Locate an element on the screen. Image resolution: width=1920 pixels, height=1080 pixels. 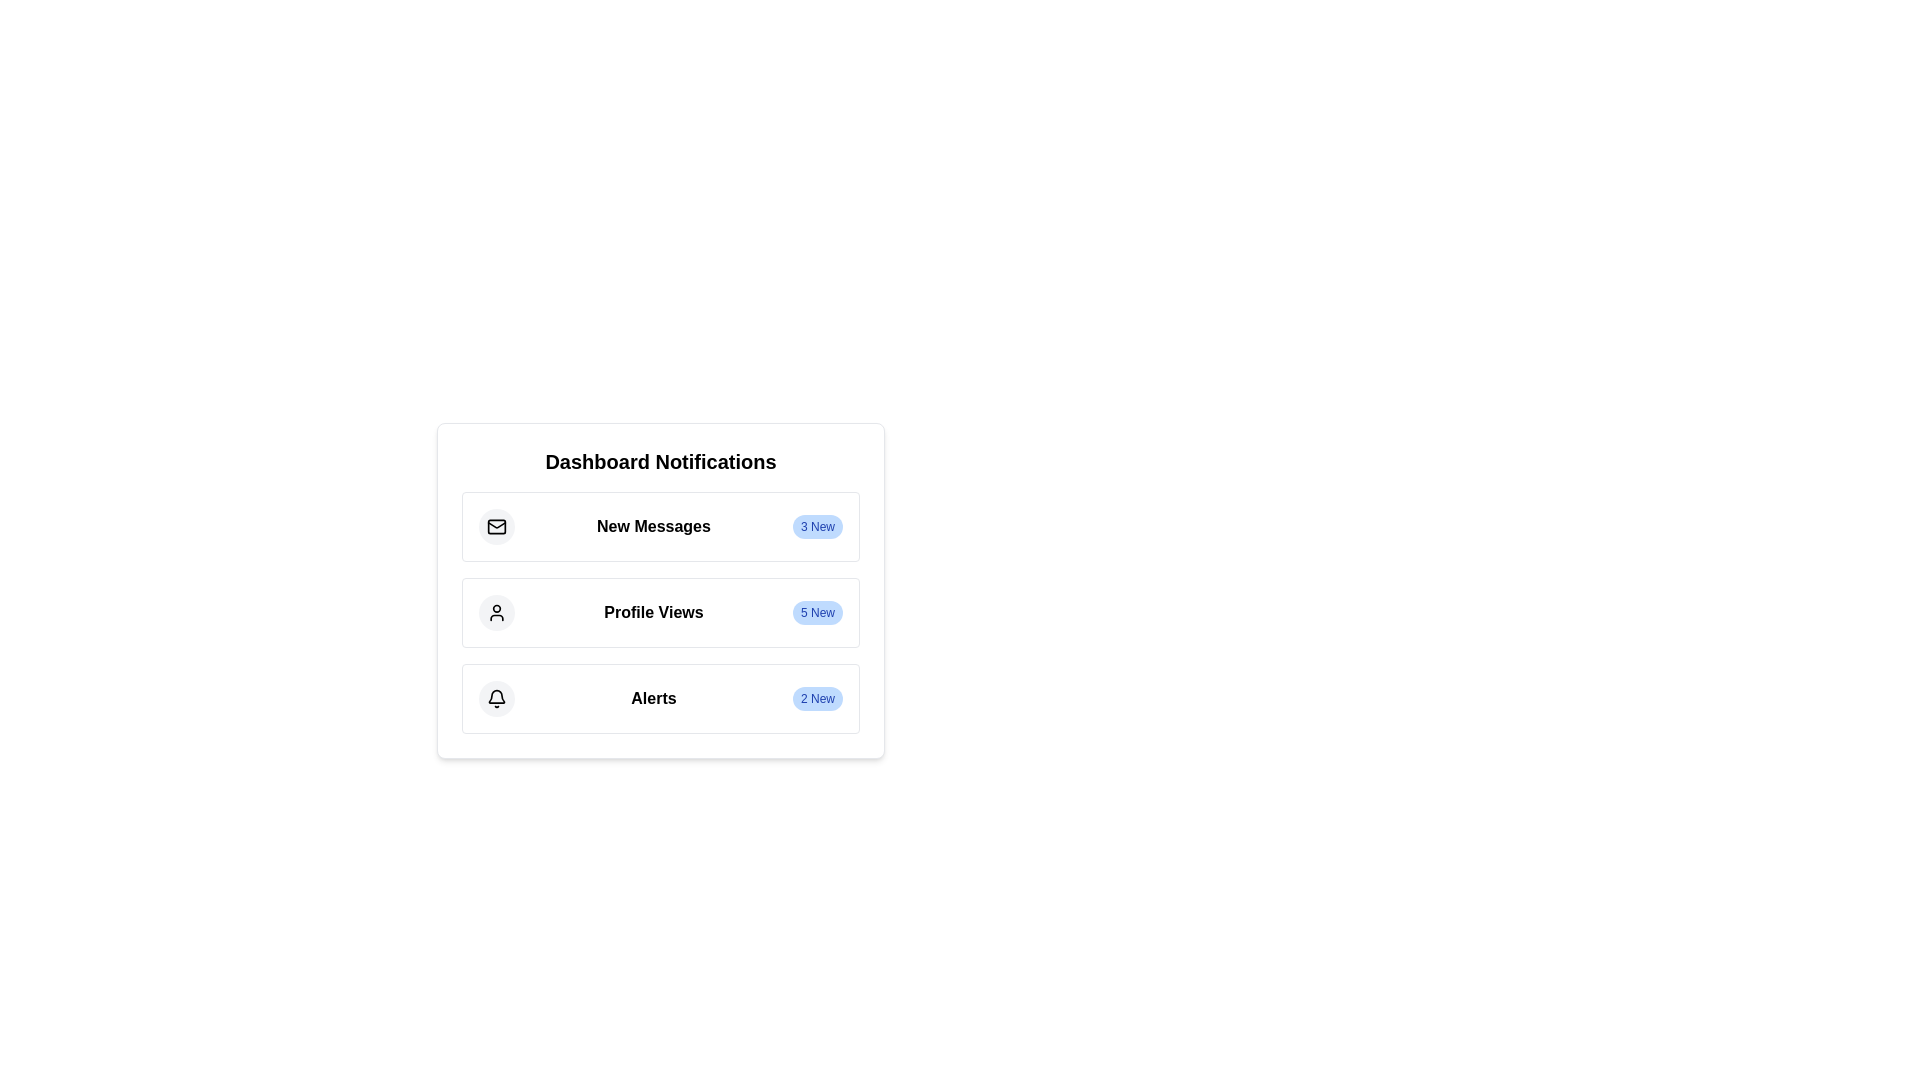
the centrally aligned Text label that serves as a title for the notification section, located above the list of notification items is located at coordinates (661, 462).